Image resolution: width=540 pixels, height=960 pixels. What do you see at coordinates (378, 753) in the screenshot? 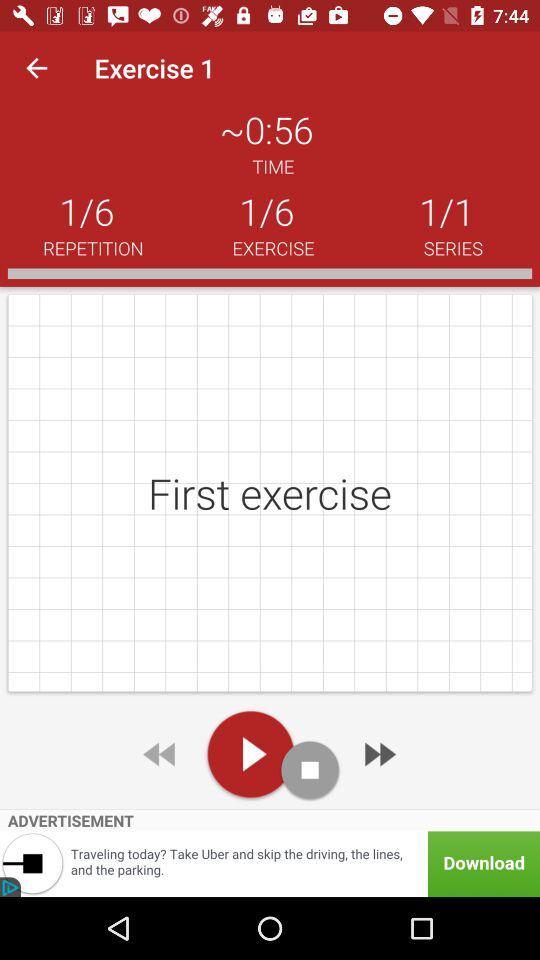
I see `next exercise` at bounding box center [378, 753].